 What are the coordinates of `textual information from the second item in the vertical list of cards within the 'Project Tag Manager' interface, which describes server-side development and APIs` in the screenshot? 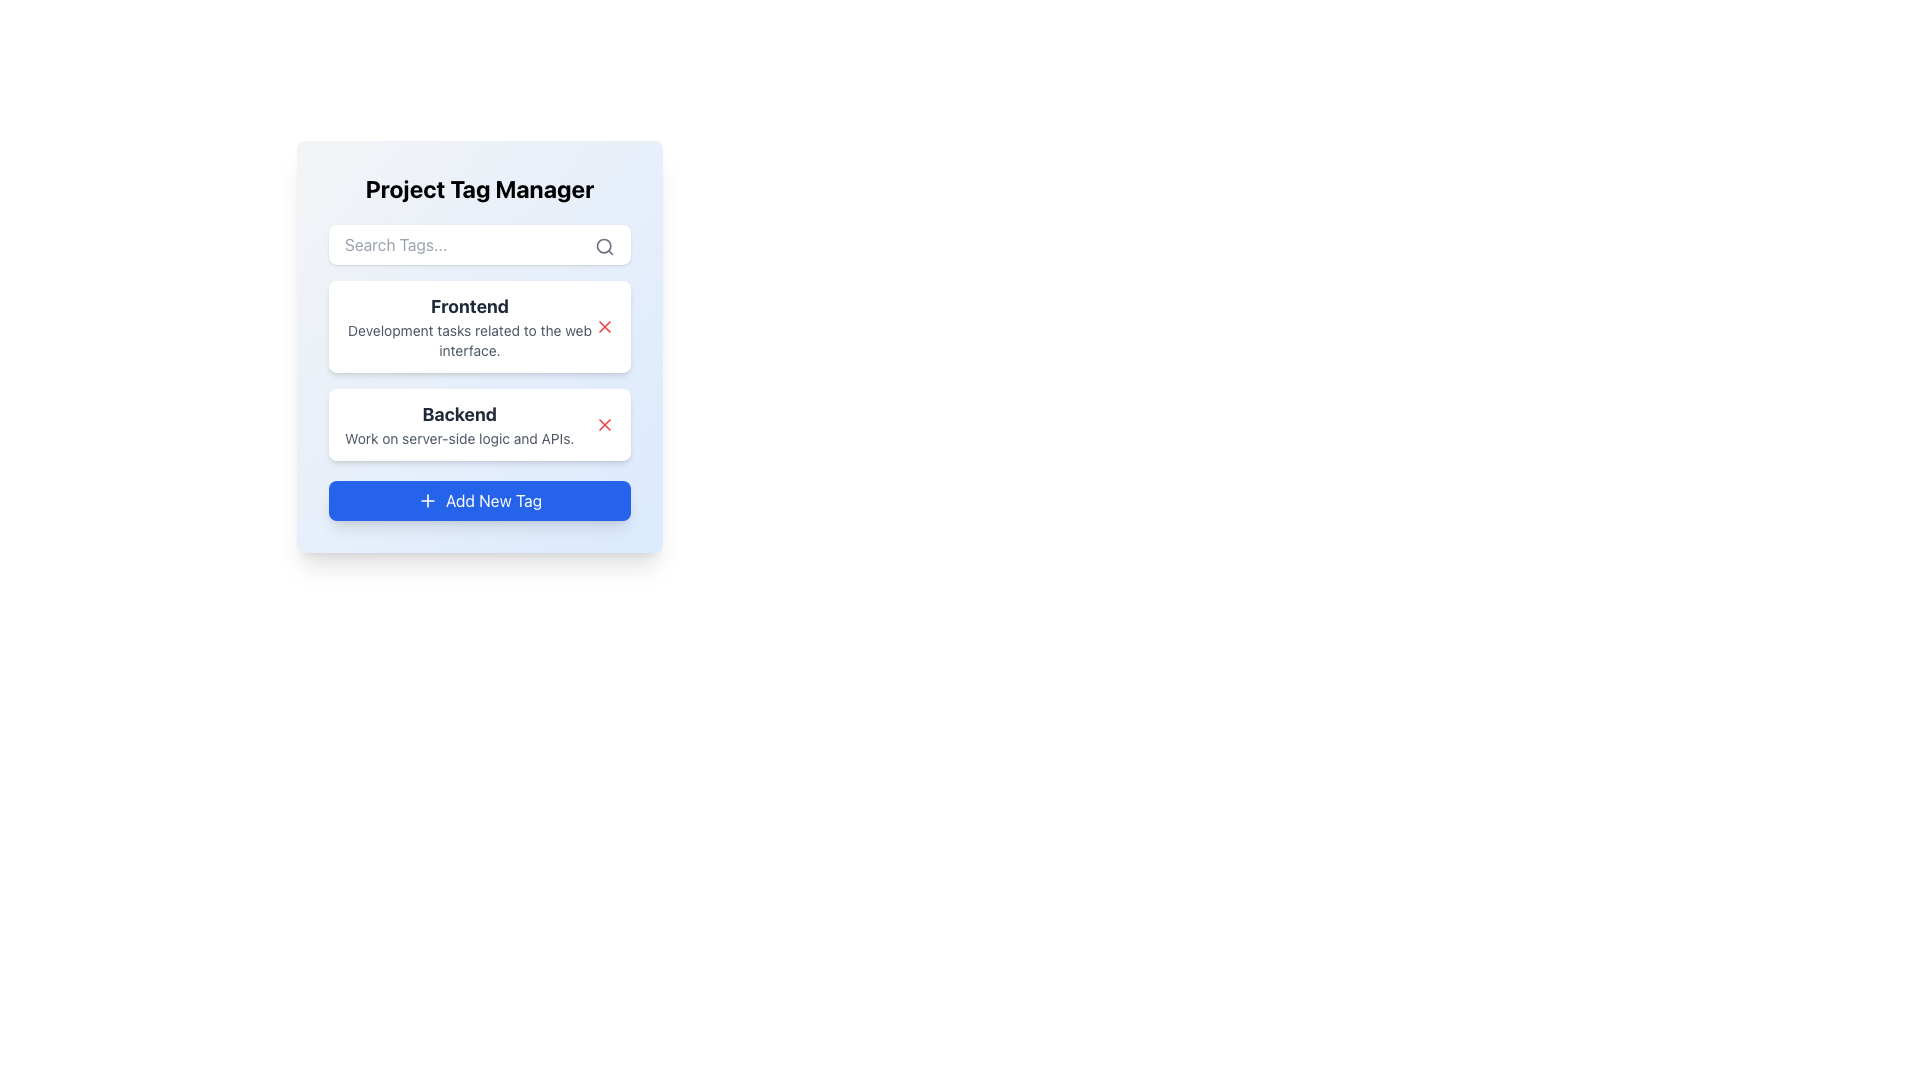 It's located at (458, 423).